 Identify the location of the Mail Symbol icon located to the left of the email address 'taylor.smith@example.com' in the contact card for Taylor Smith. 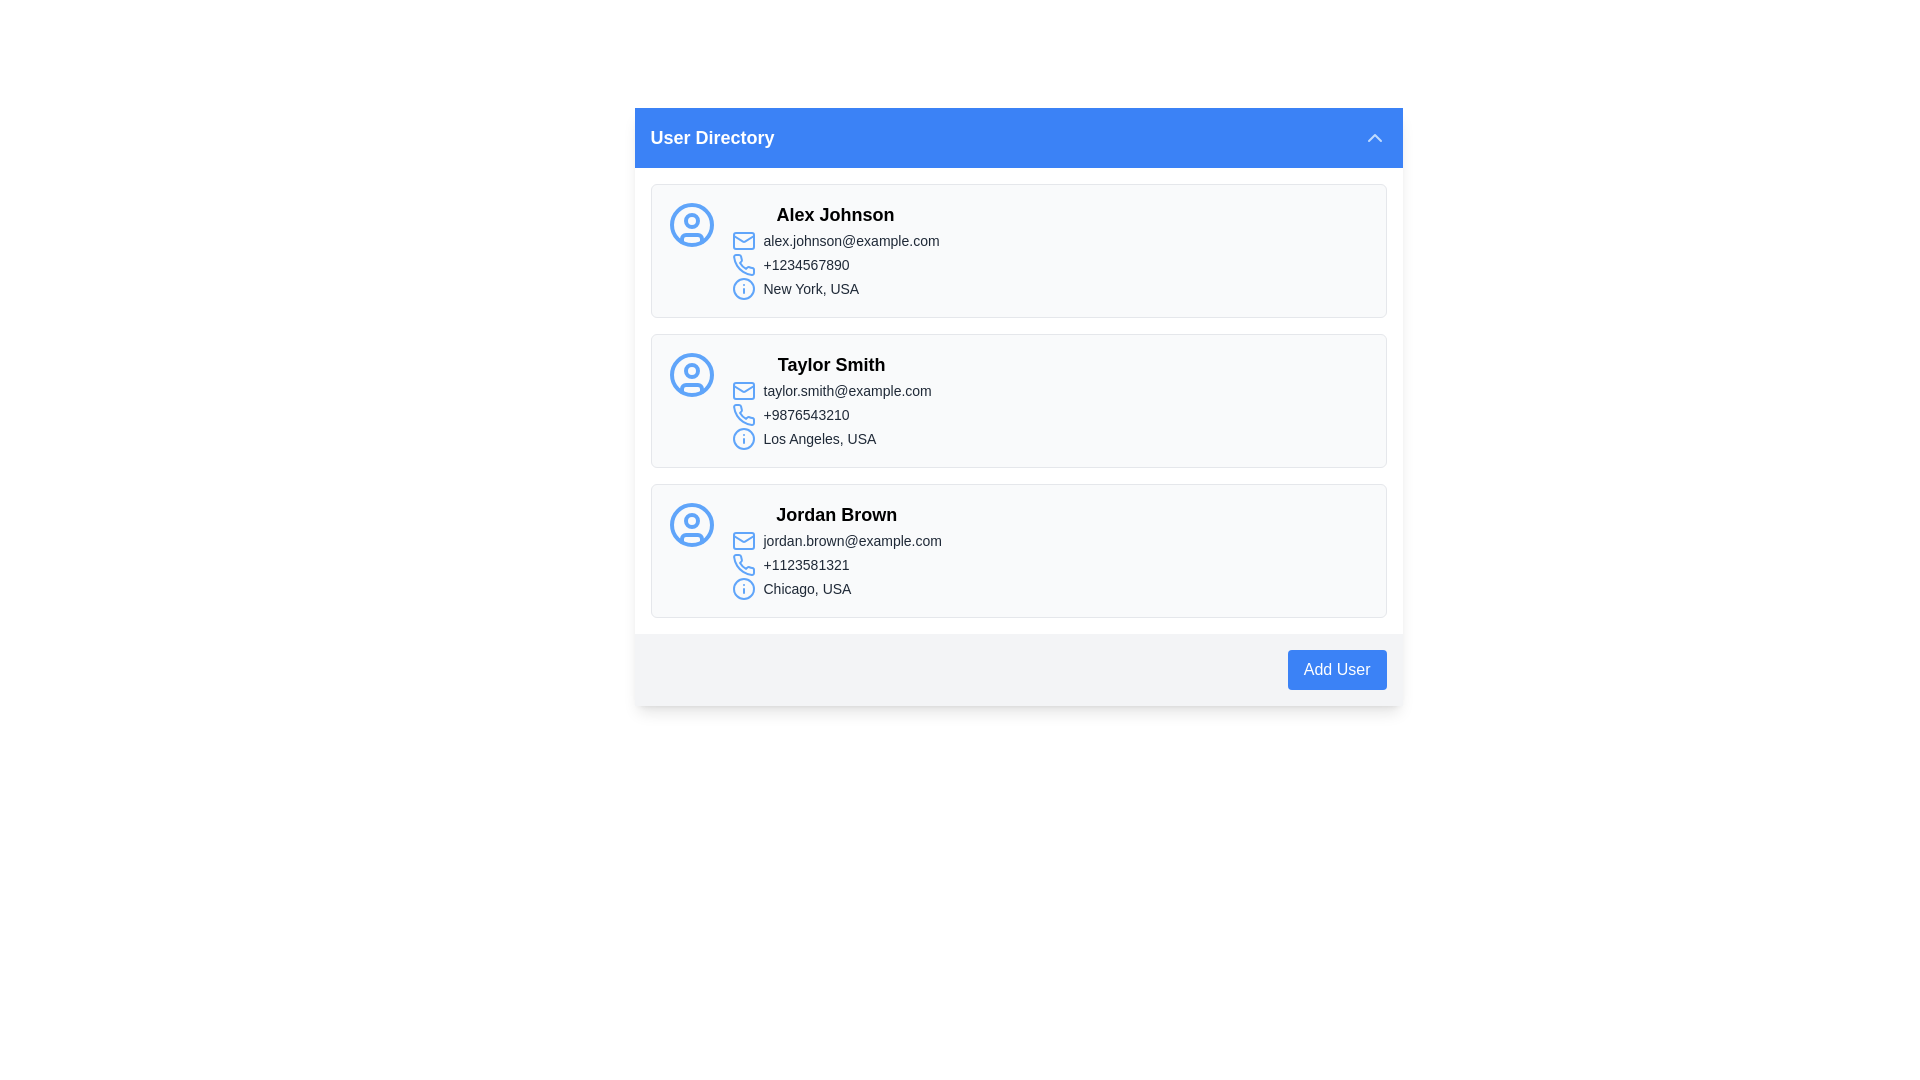
(742, 390).